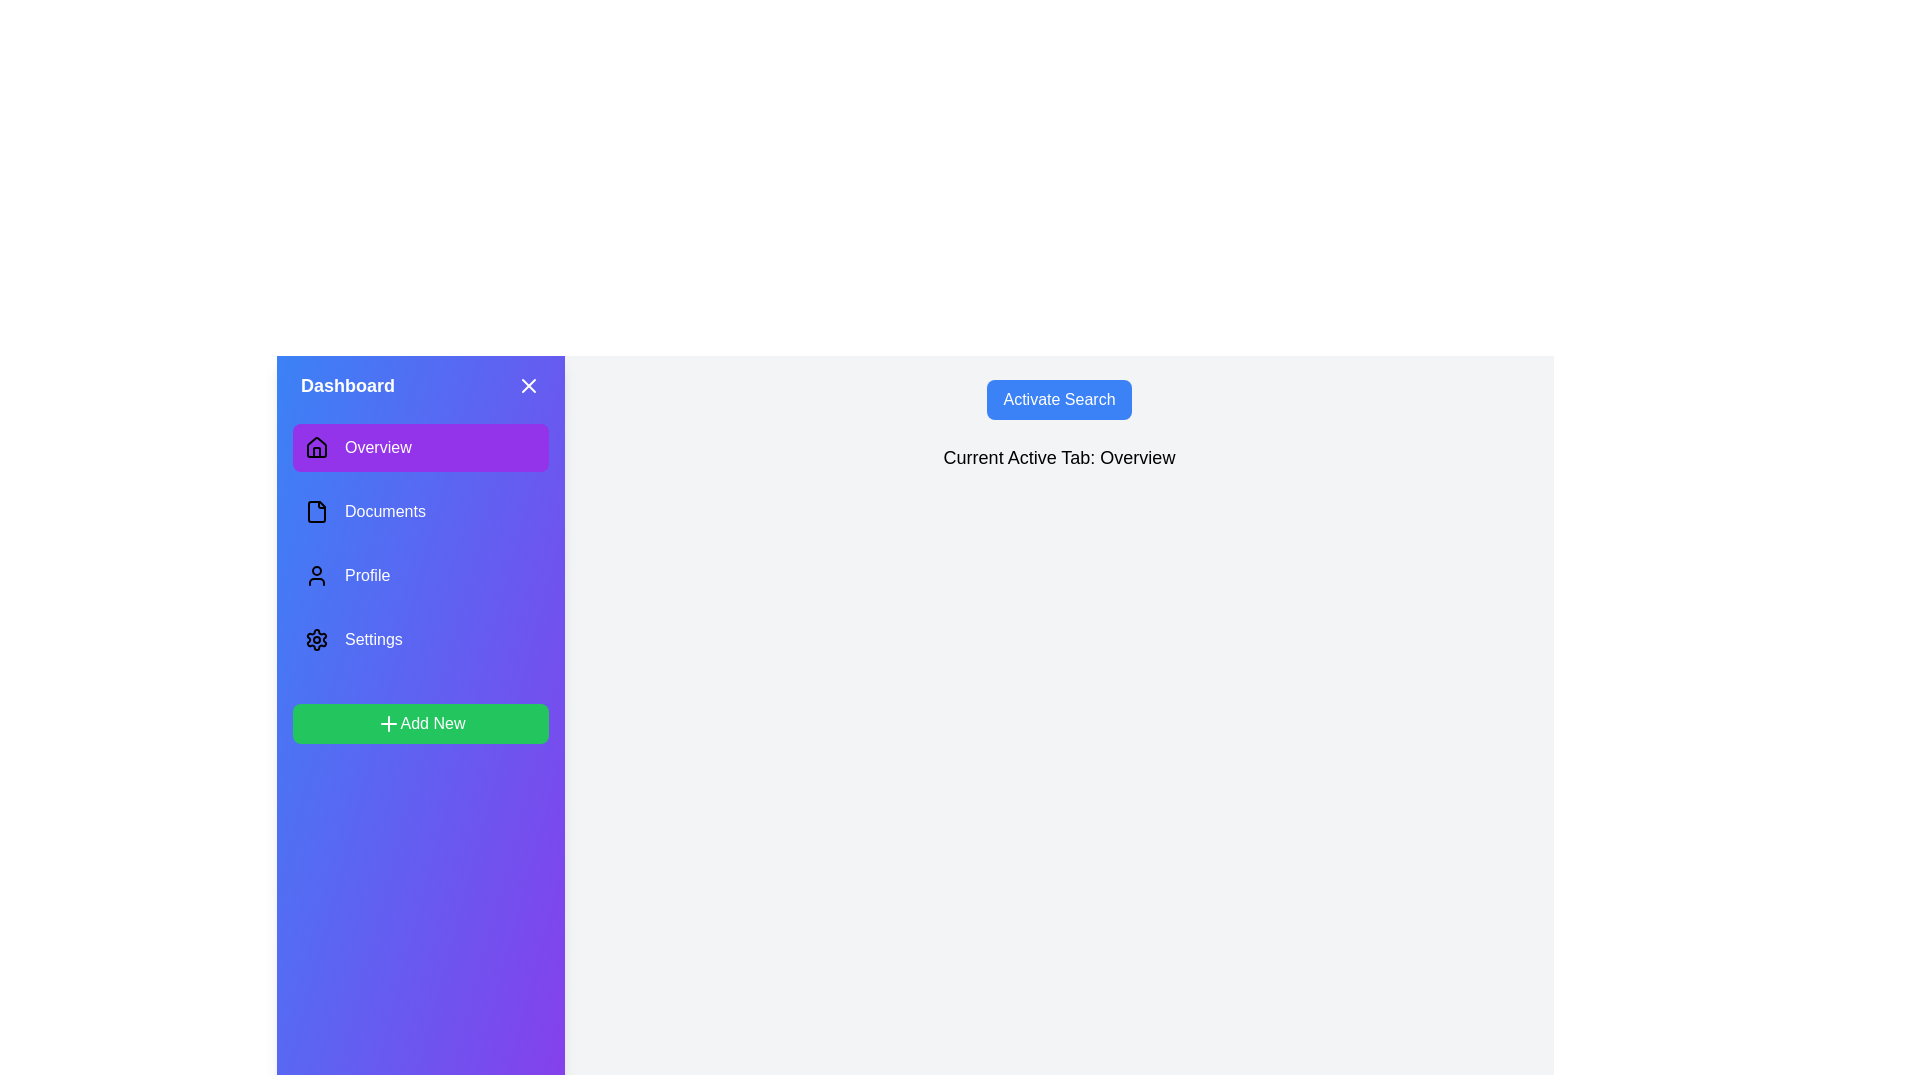 The height and width of the screenshot is (1080, 1920). Describe the element at coordinates (420, 511) in the screenshot. I see `the document icon` at that location.